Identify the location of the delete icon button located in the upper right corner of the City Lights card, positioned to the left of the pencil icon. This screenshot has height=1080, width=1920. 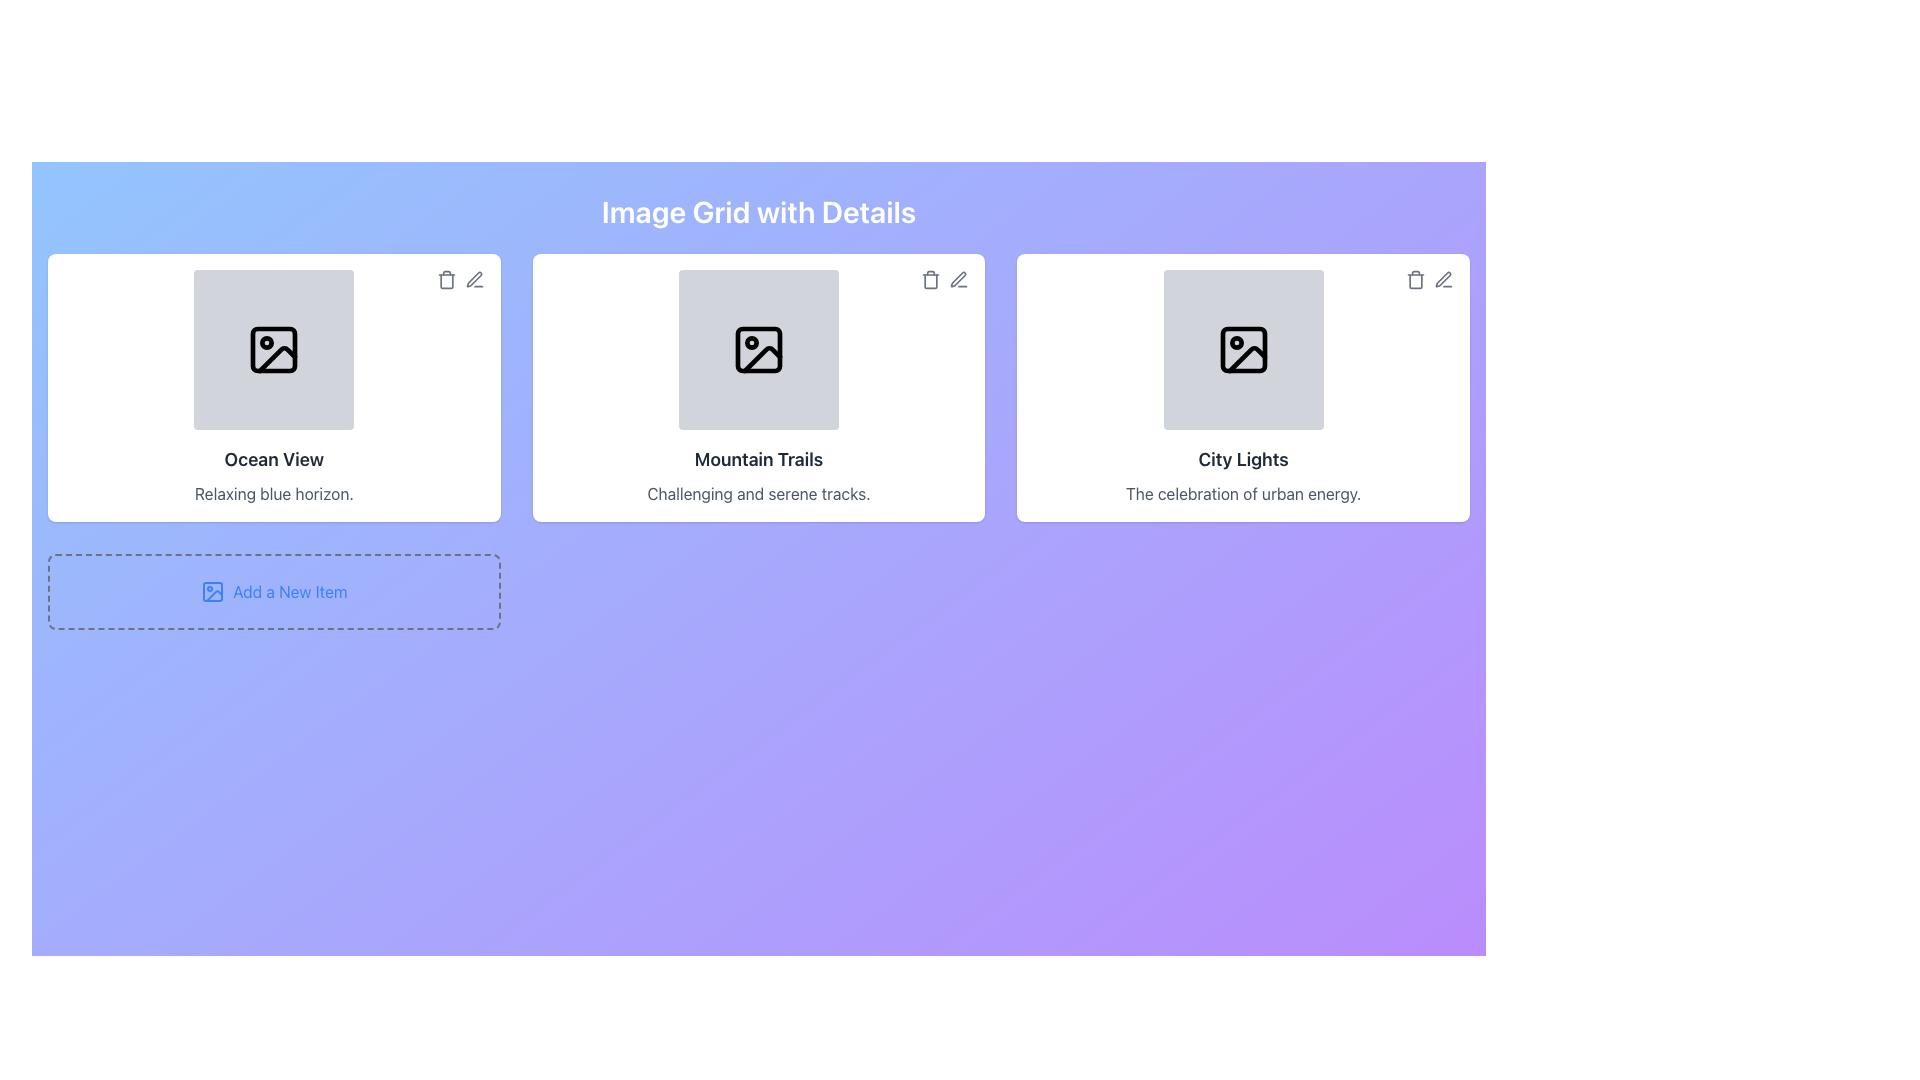
(1415, 280).